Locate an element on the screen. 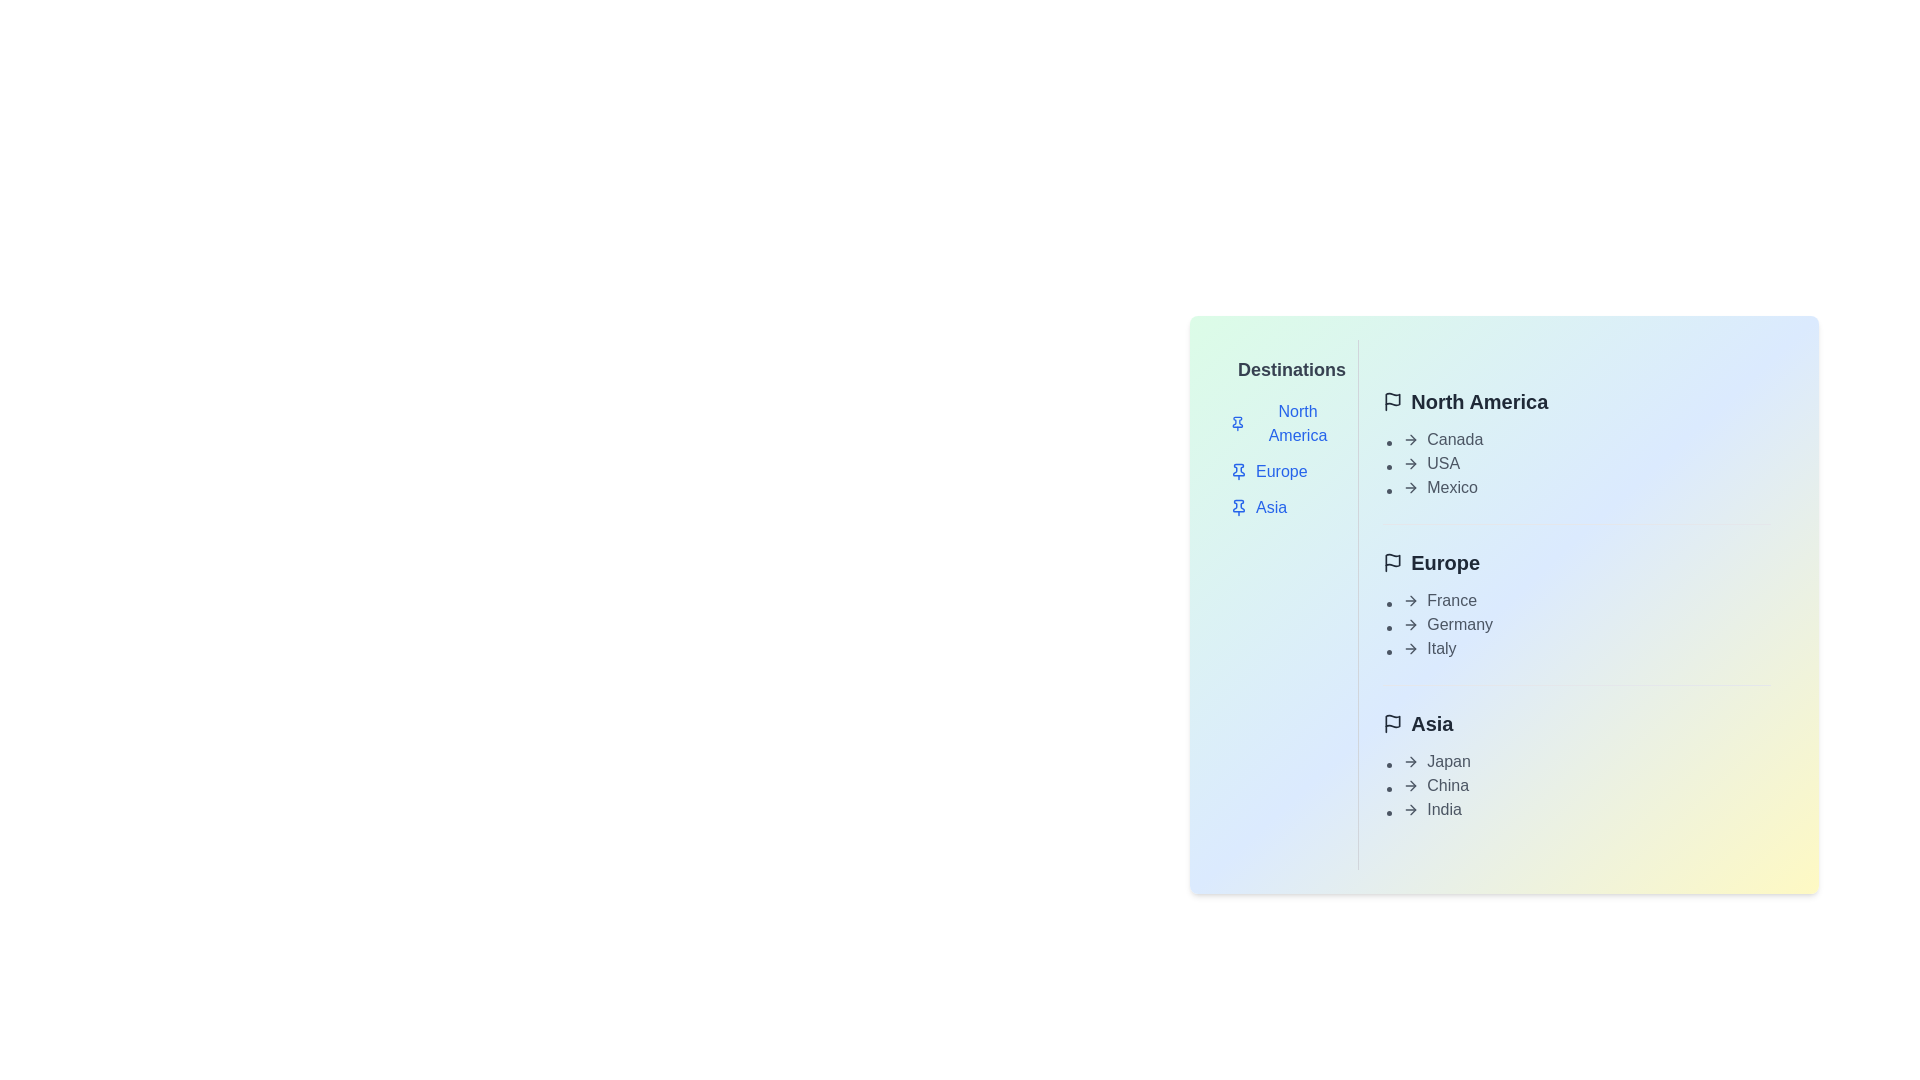  the 'India' link, which is the third item in the list under the 'Asia' section is located at coordinates (1586, 810).